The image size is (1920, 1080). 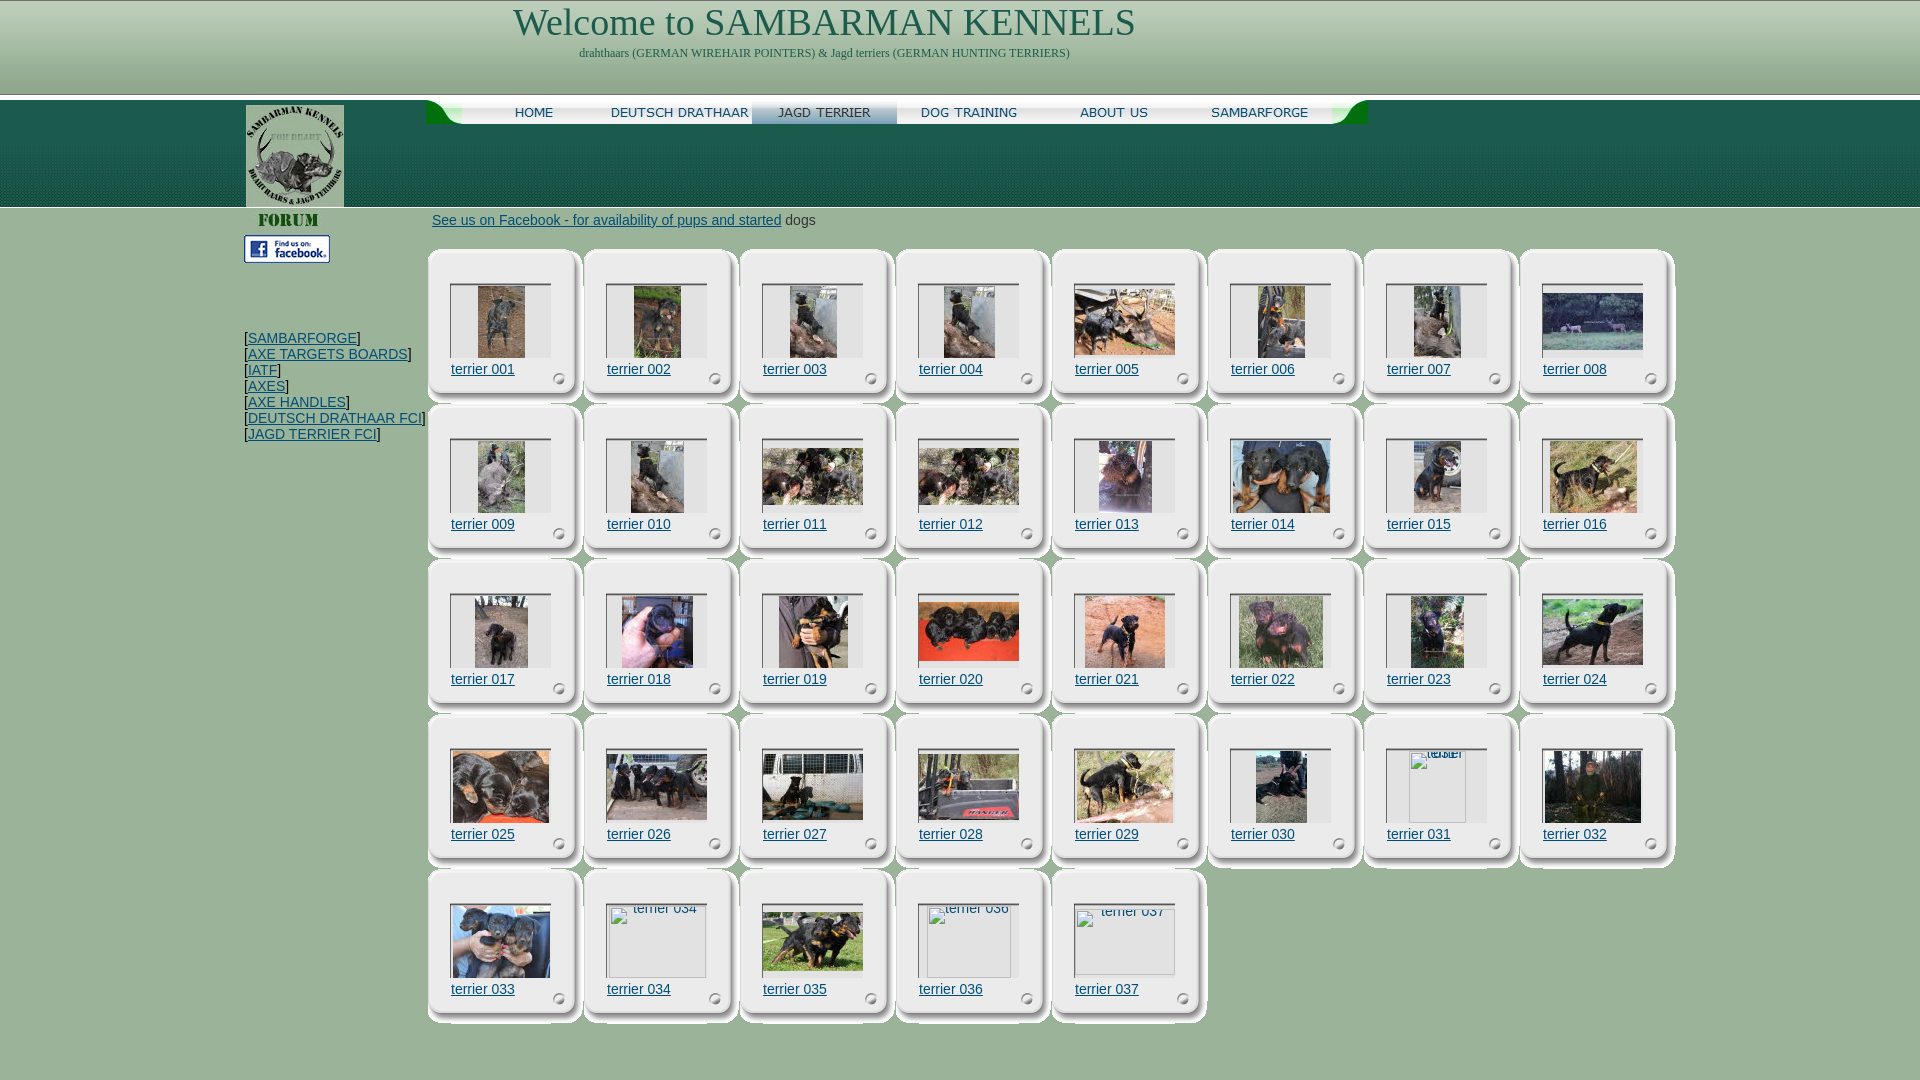 I want to click on 'terrier 018', so click(x=637, y=677).